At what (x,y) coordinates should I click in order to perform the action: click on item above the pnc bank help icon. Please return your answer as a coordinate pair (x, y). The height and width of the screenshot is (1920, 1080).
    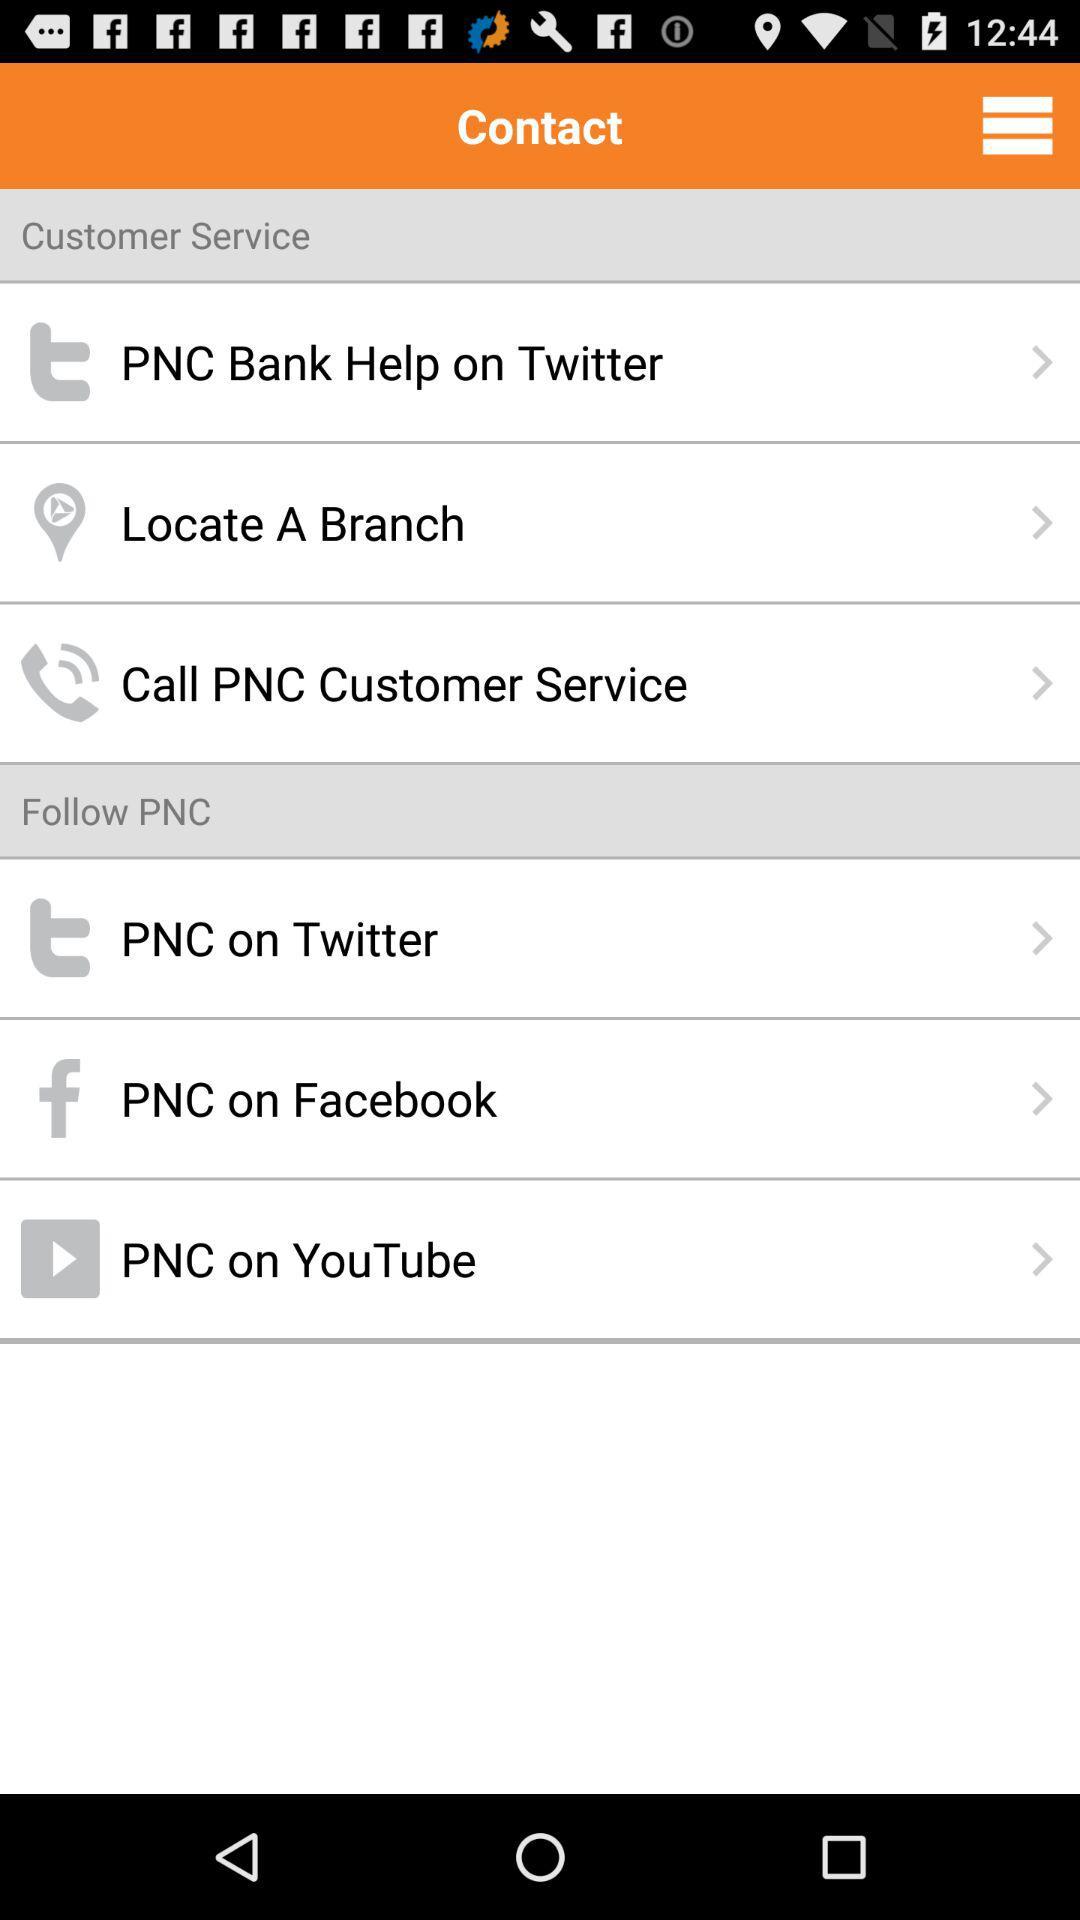
    Looking at the image, I should click on (1017, 124).